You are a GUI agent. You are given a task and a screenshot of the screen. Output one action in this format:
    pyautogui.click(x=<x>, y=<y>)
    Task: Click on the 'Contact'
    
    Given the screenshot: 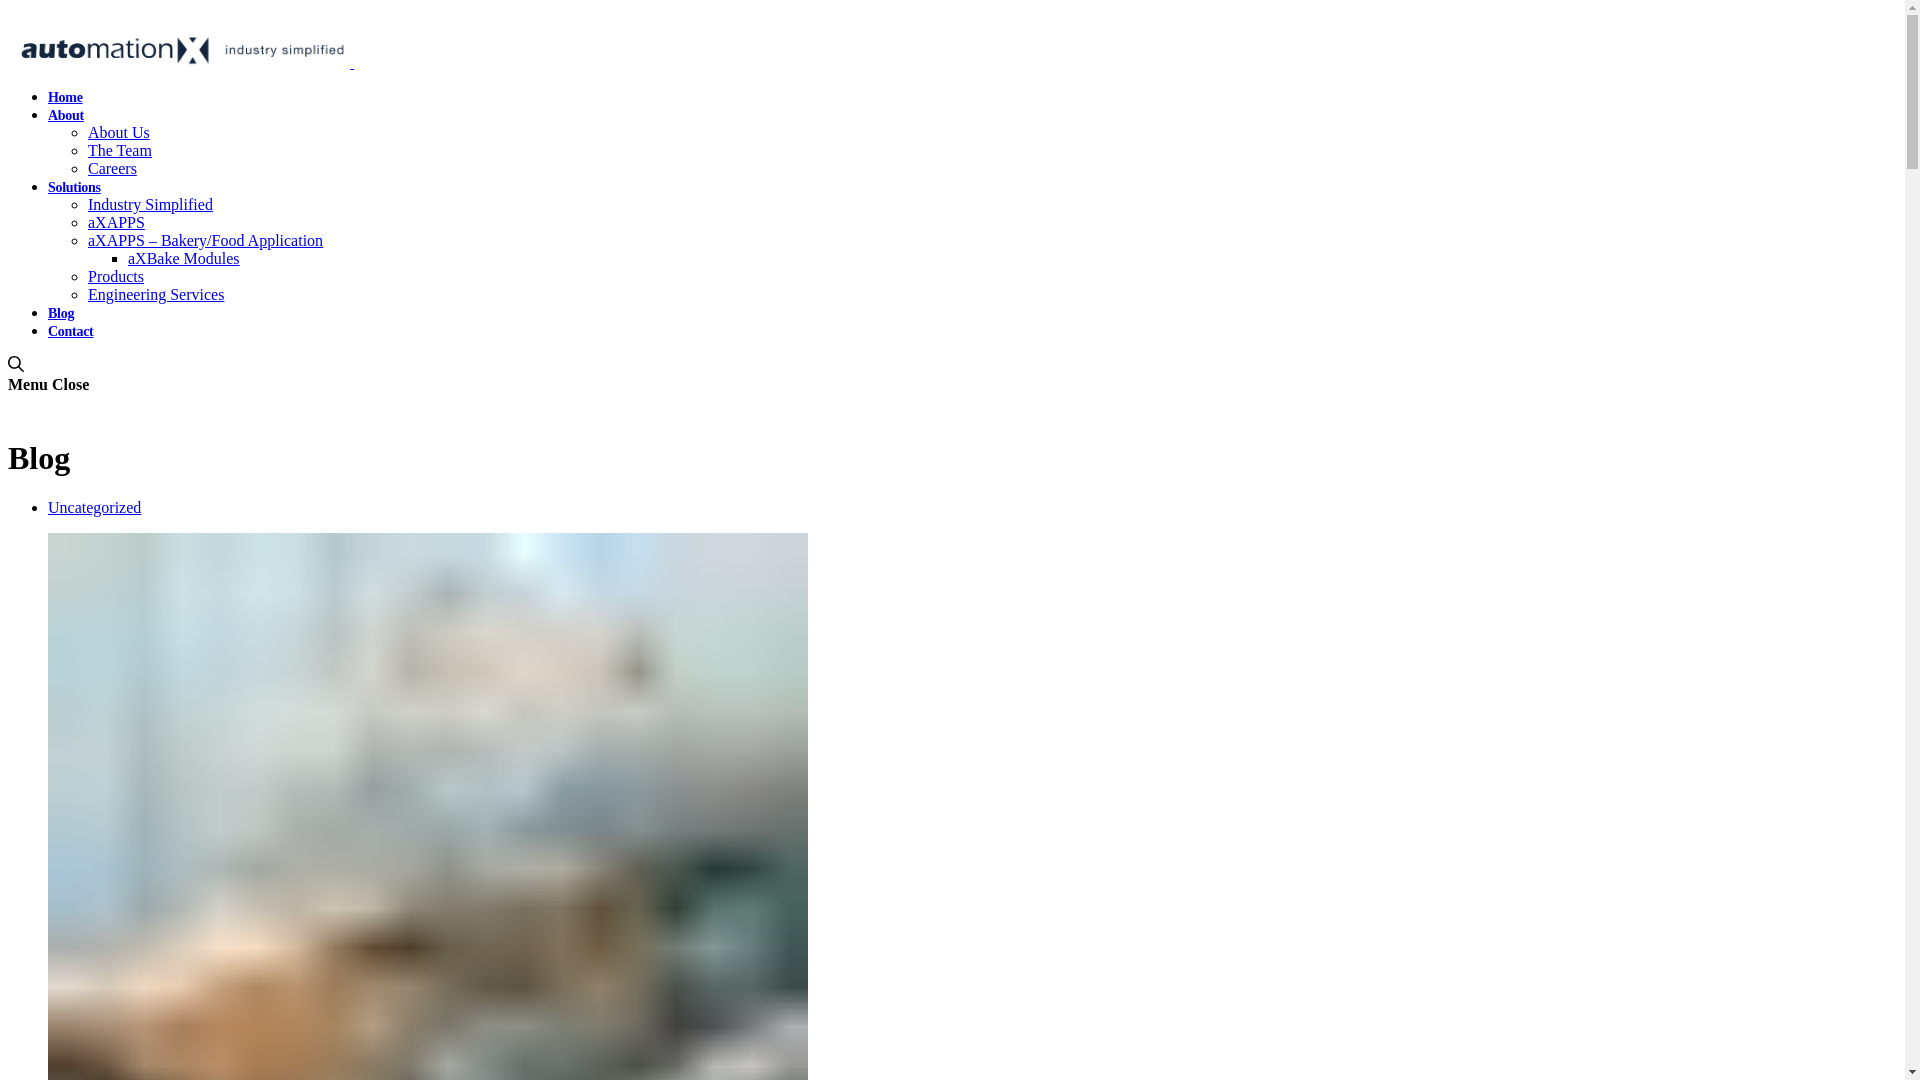 What is the action you would take?
    pyautogui.click(x=70, y=330)
    